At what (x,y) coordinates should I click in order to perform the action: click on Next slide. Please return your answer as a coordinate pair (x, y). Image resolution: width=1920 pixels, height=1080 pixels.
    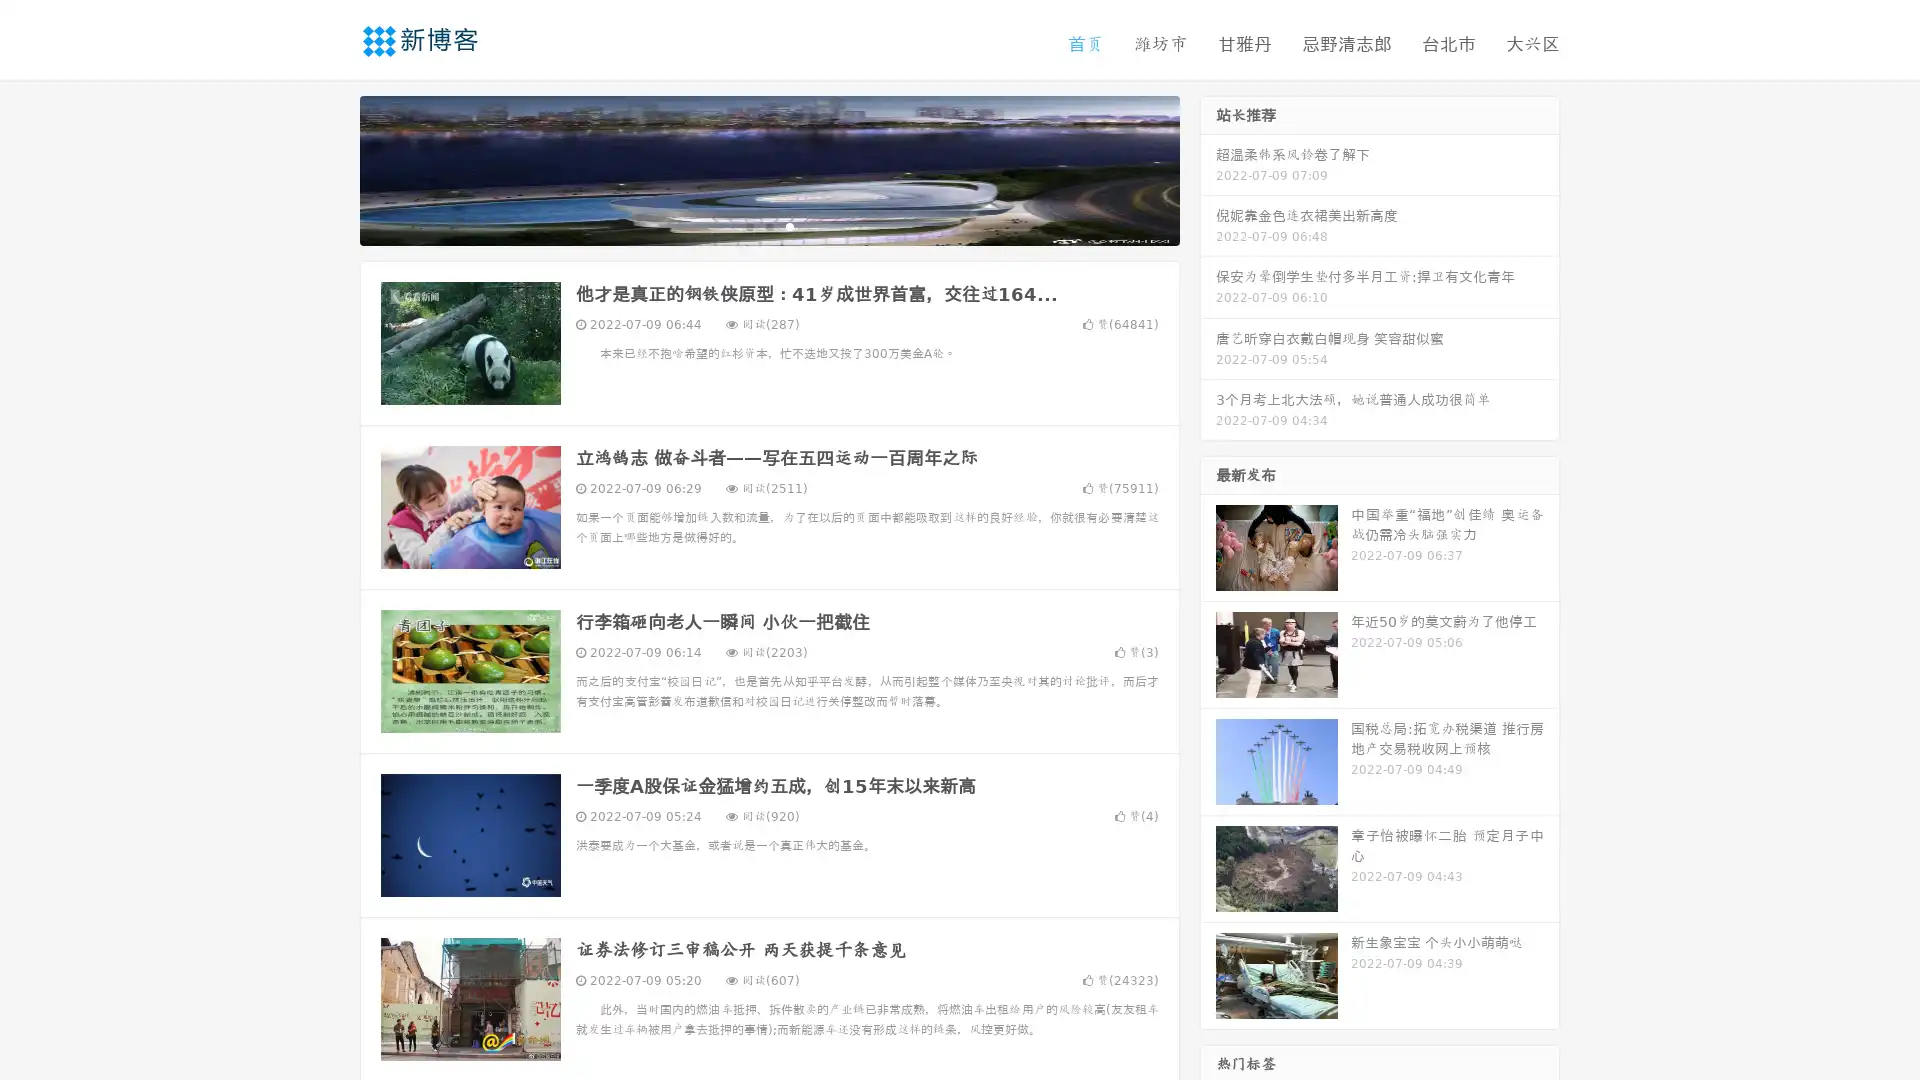
    Looking at the image, I should click on (1208, 168).